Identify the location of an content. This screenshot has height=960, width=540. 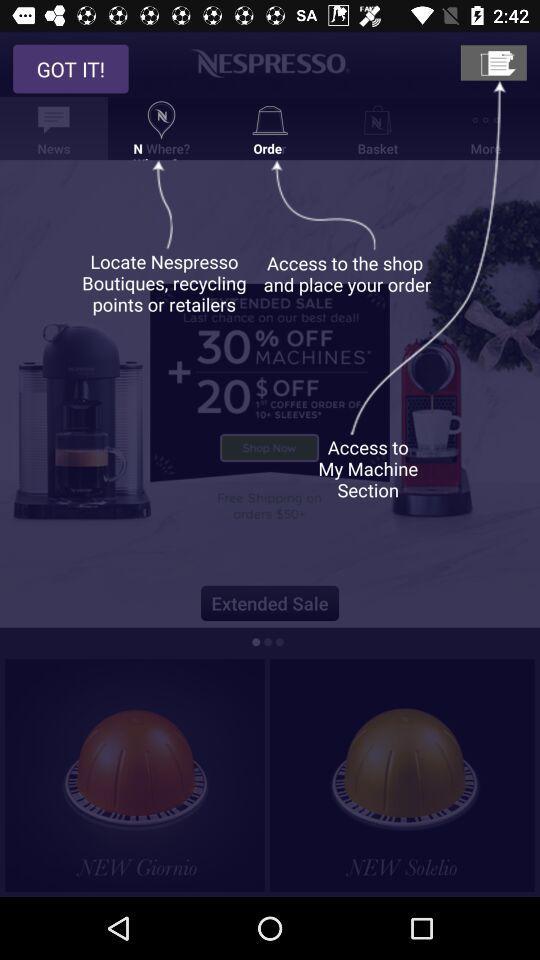
(402, 774).